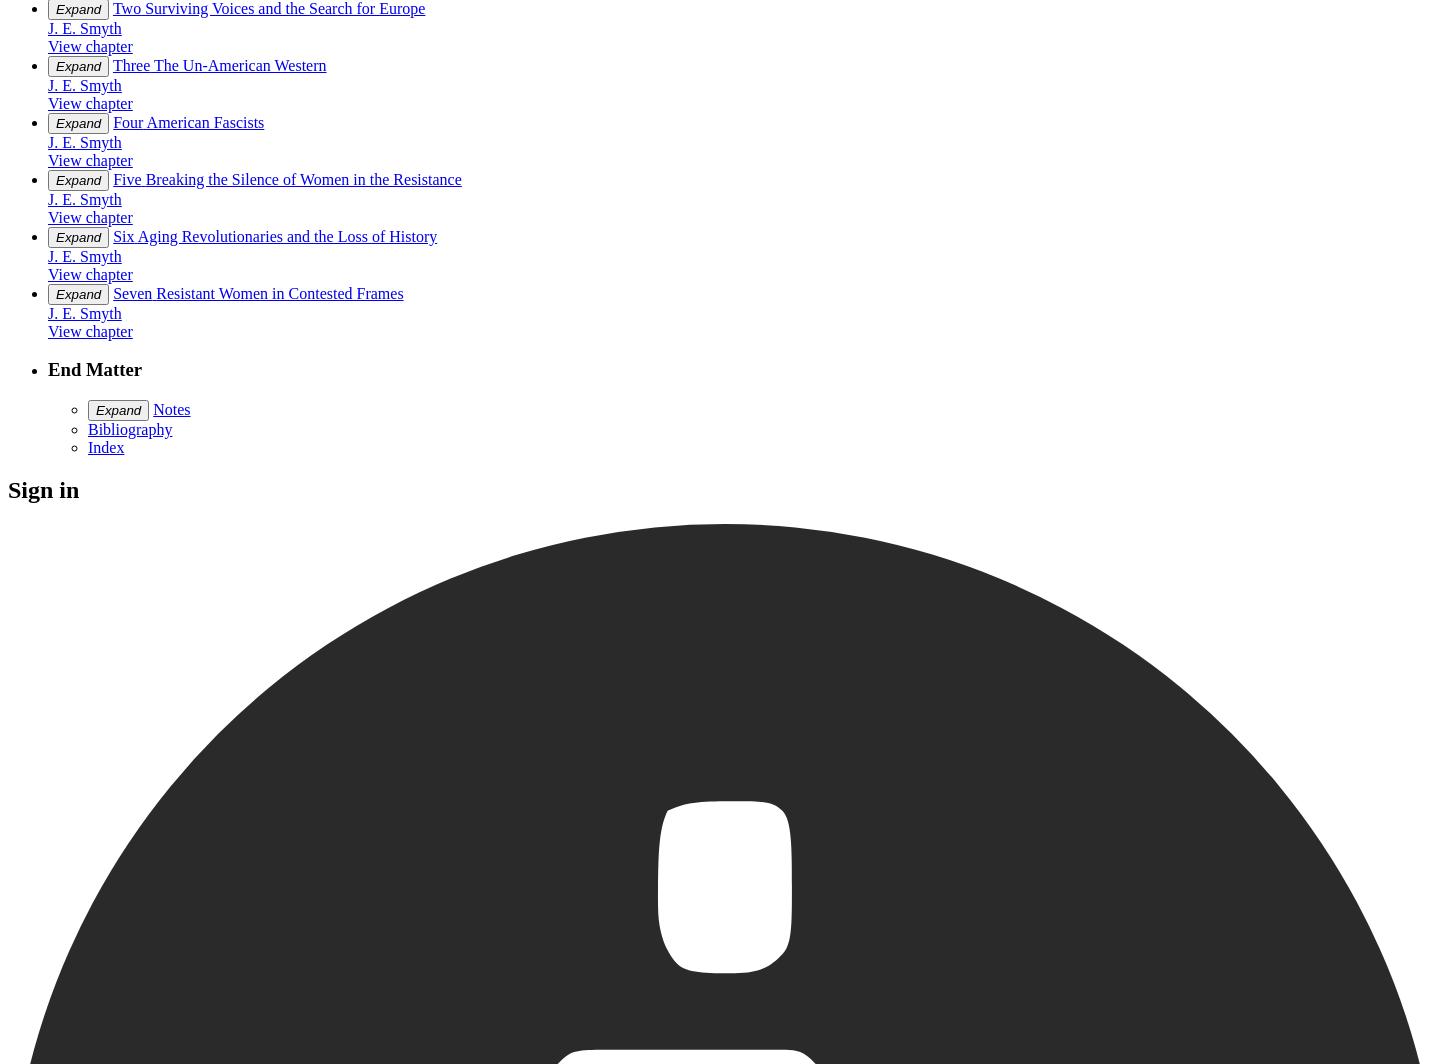 Image resolution: width=1450 pixels, height=1064 pixels. What do you see at coordinates (238, 64) in the screenshot?
I see `'The Un-American Western'` at bounding box center [238, 64].